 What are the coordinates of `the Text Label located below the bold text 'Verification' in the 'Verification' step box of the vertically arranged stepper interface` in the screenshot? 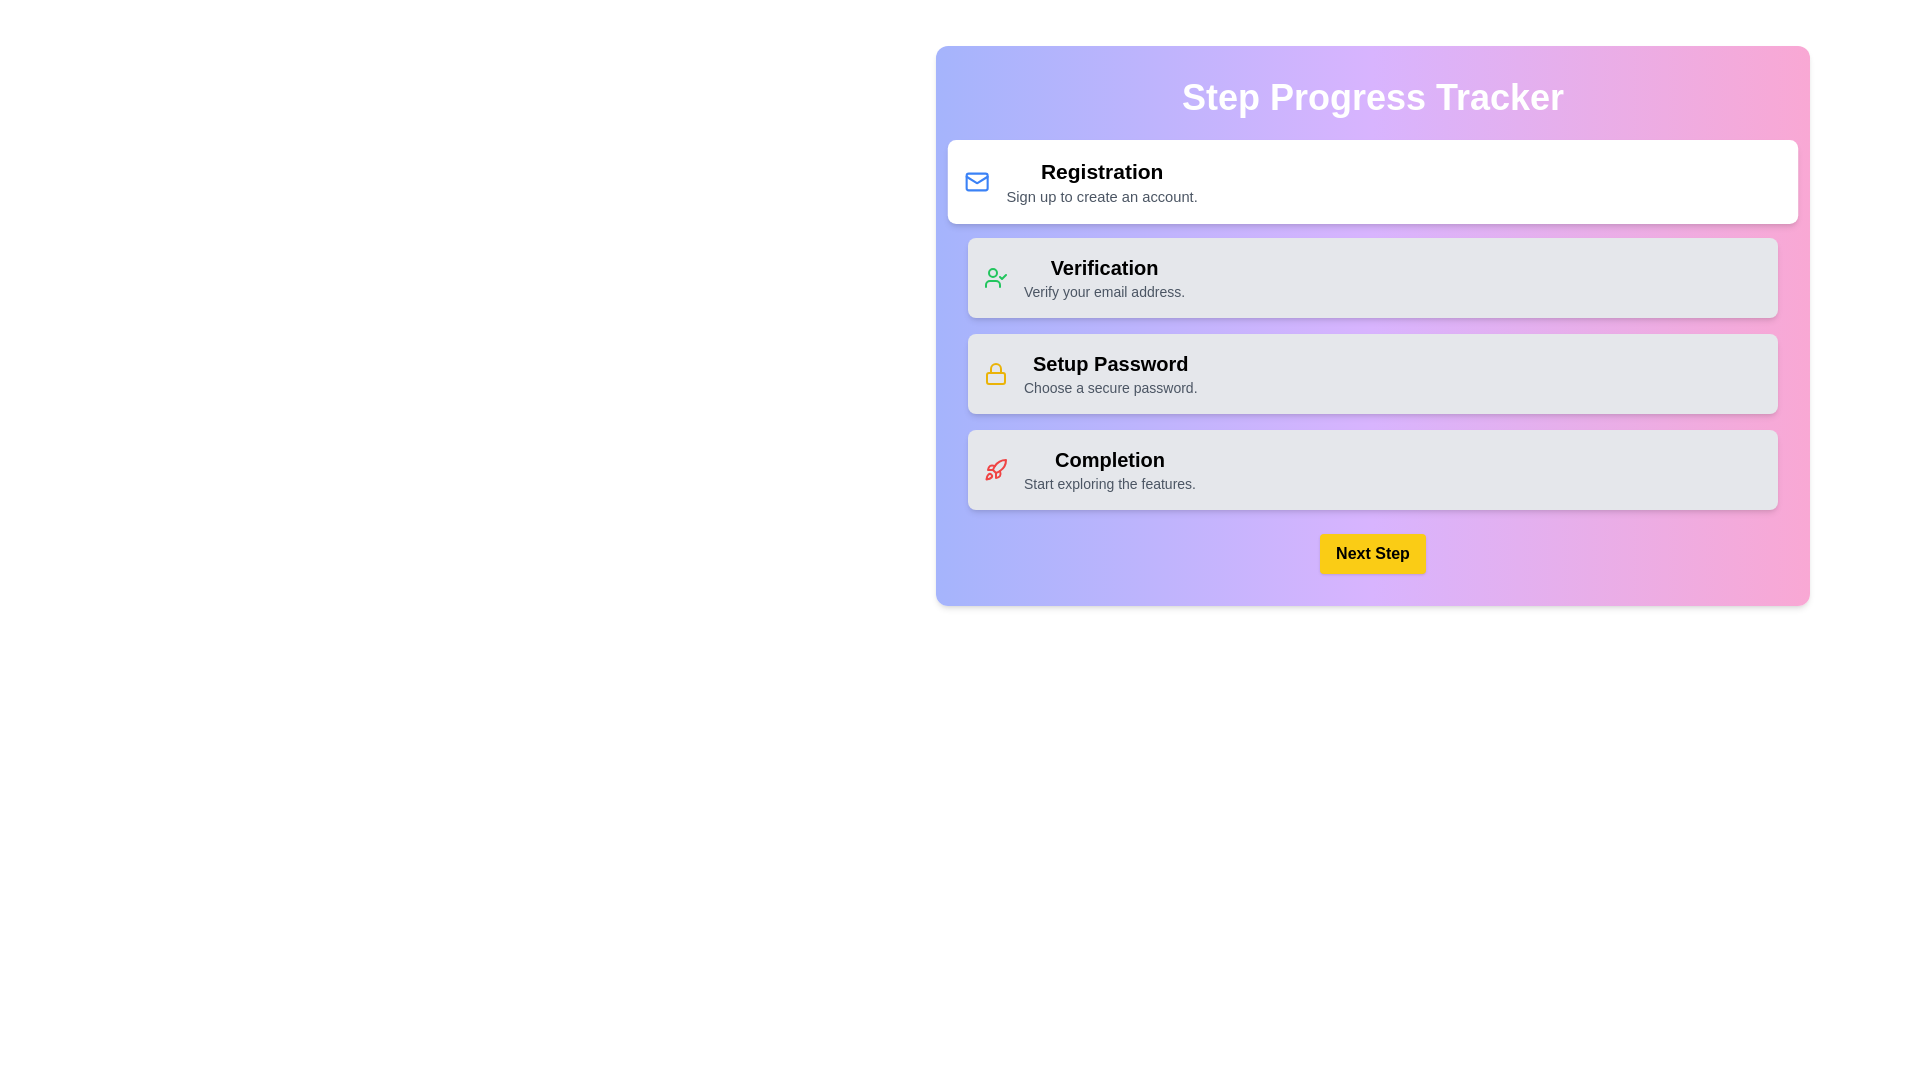 It's located at (1103, 292).